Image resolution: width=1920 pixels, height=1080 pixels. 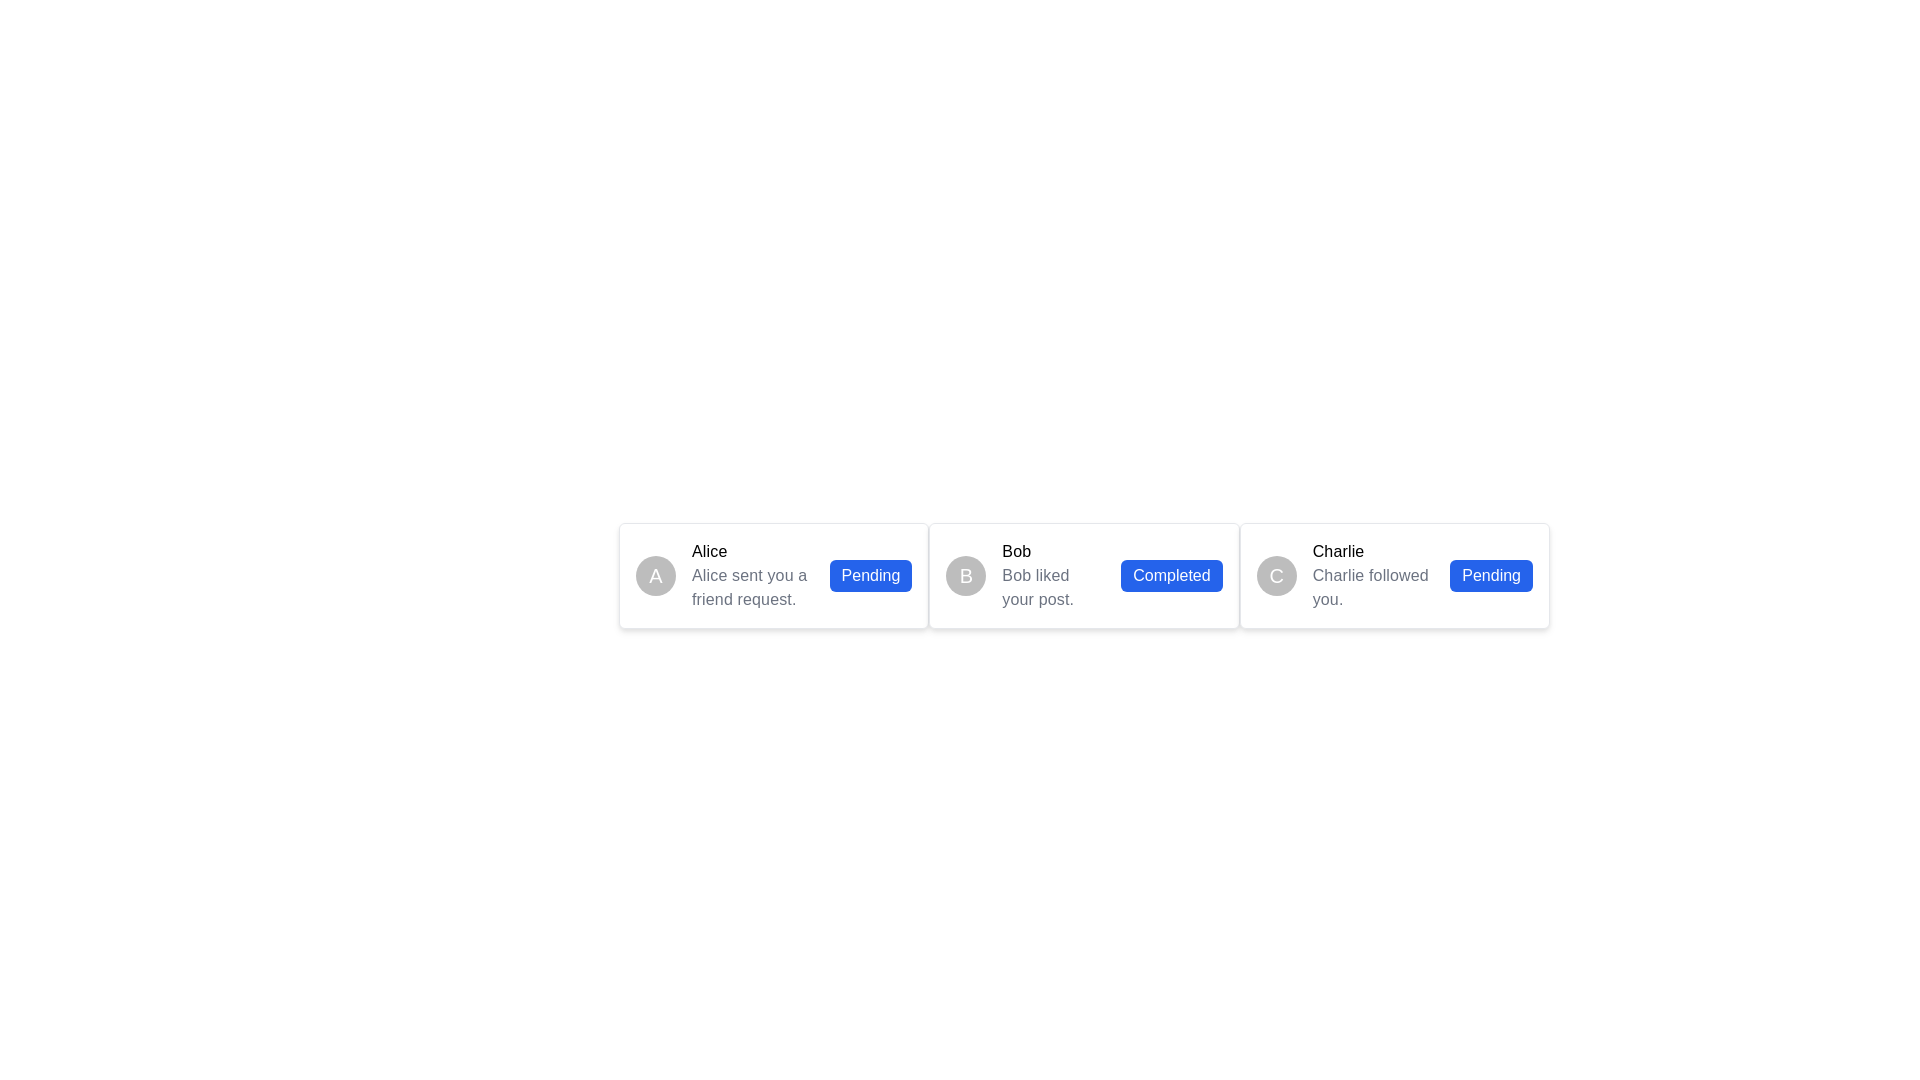 What do you see at coordinates (1052, 575) in the screenshot?
I see `the Text Label that notifies the user that 'Bob' has liked one of their posts, which is located in the second card of a horizontal card list layout, positioned to the right of avatar 'B' and to the left of the 'Completed' button` at bounding box center [1052, 575].